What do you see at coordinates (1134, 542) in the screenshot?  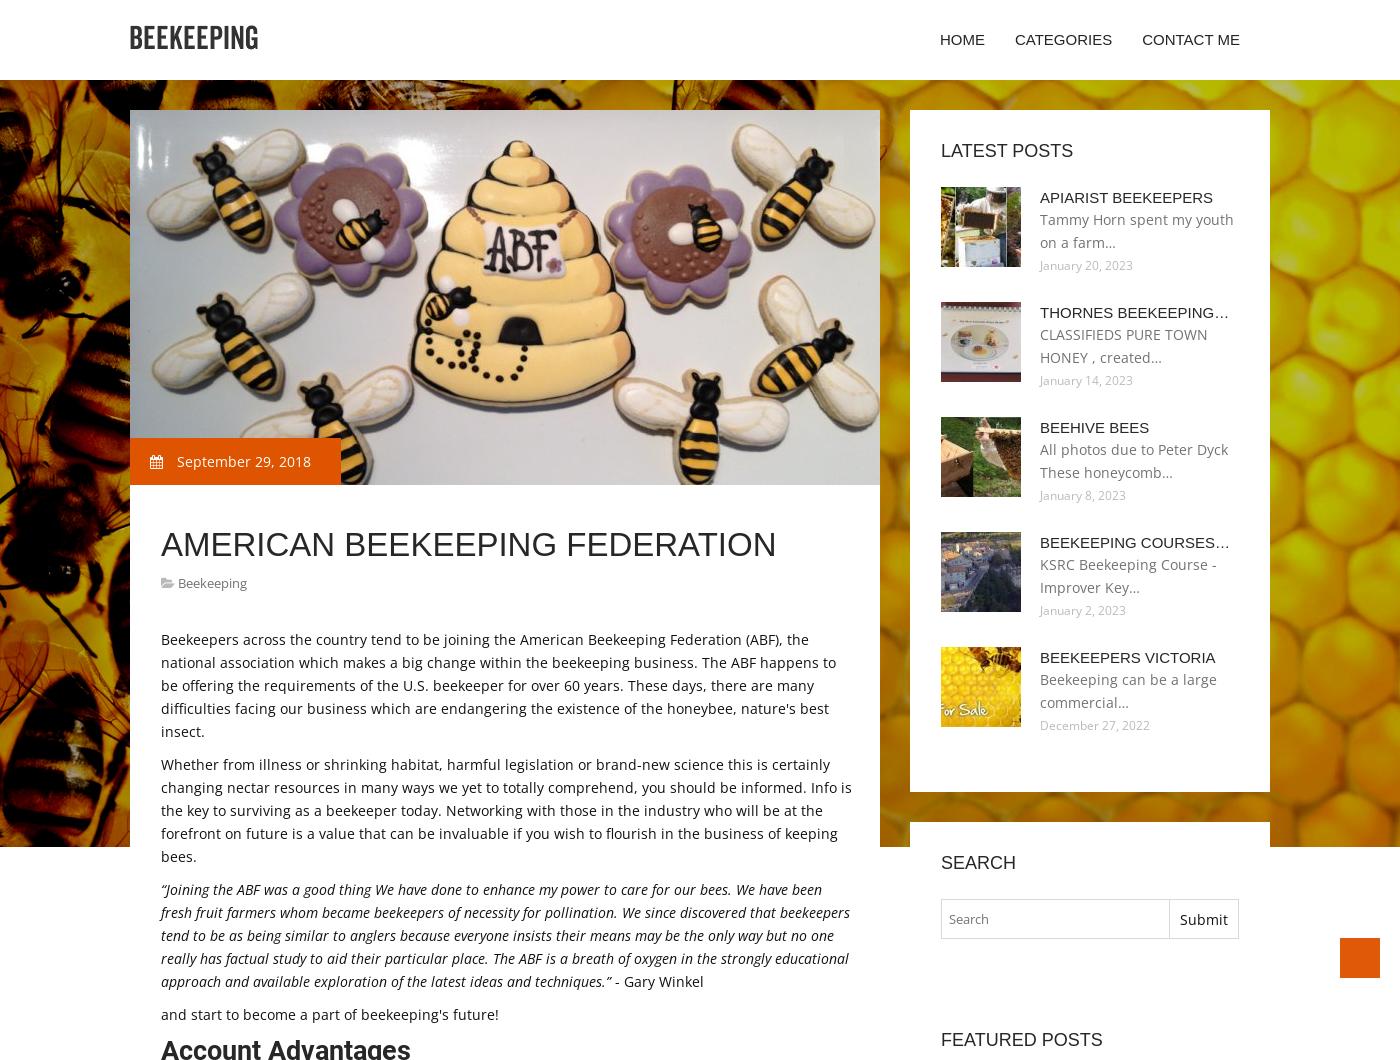 I see `'Beekeeping Courses…'` at bounding box center [1134, 542].